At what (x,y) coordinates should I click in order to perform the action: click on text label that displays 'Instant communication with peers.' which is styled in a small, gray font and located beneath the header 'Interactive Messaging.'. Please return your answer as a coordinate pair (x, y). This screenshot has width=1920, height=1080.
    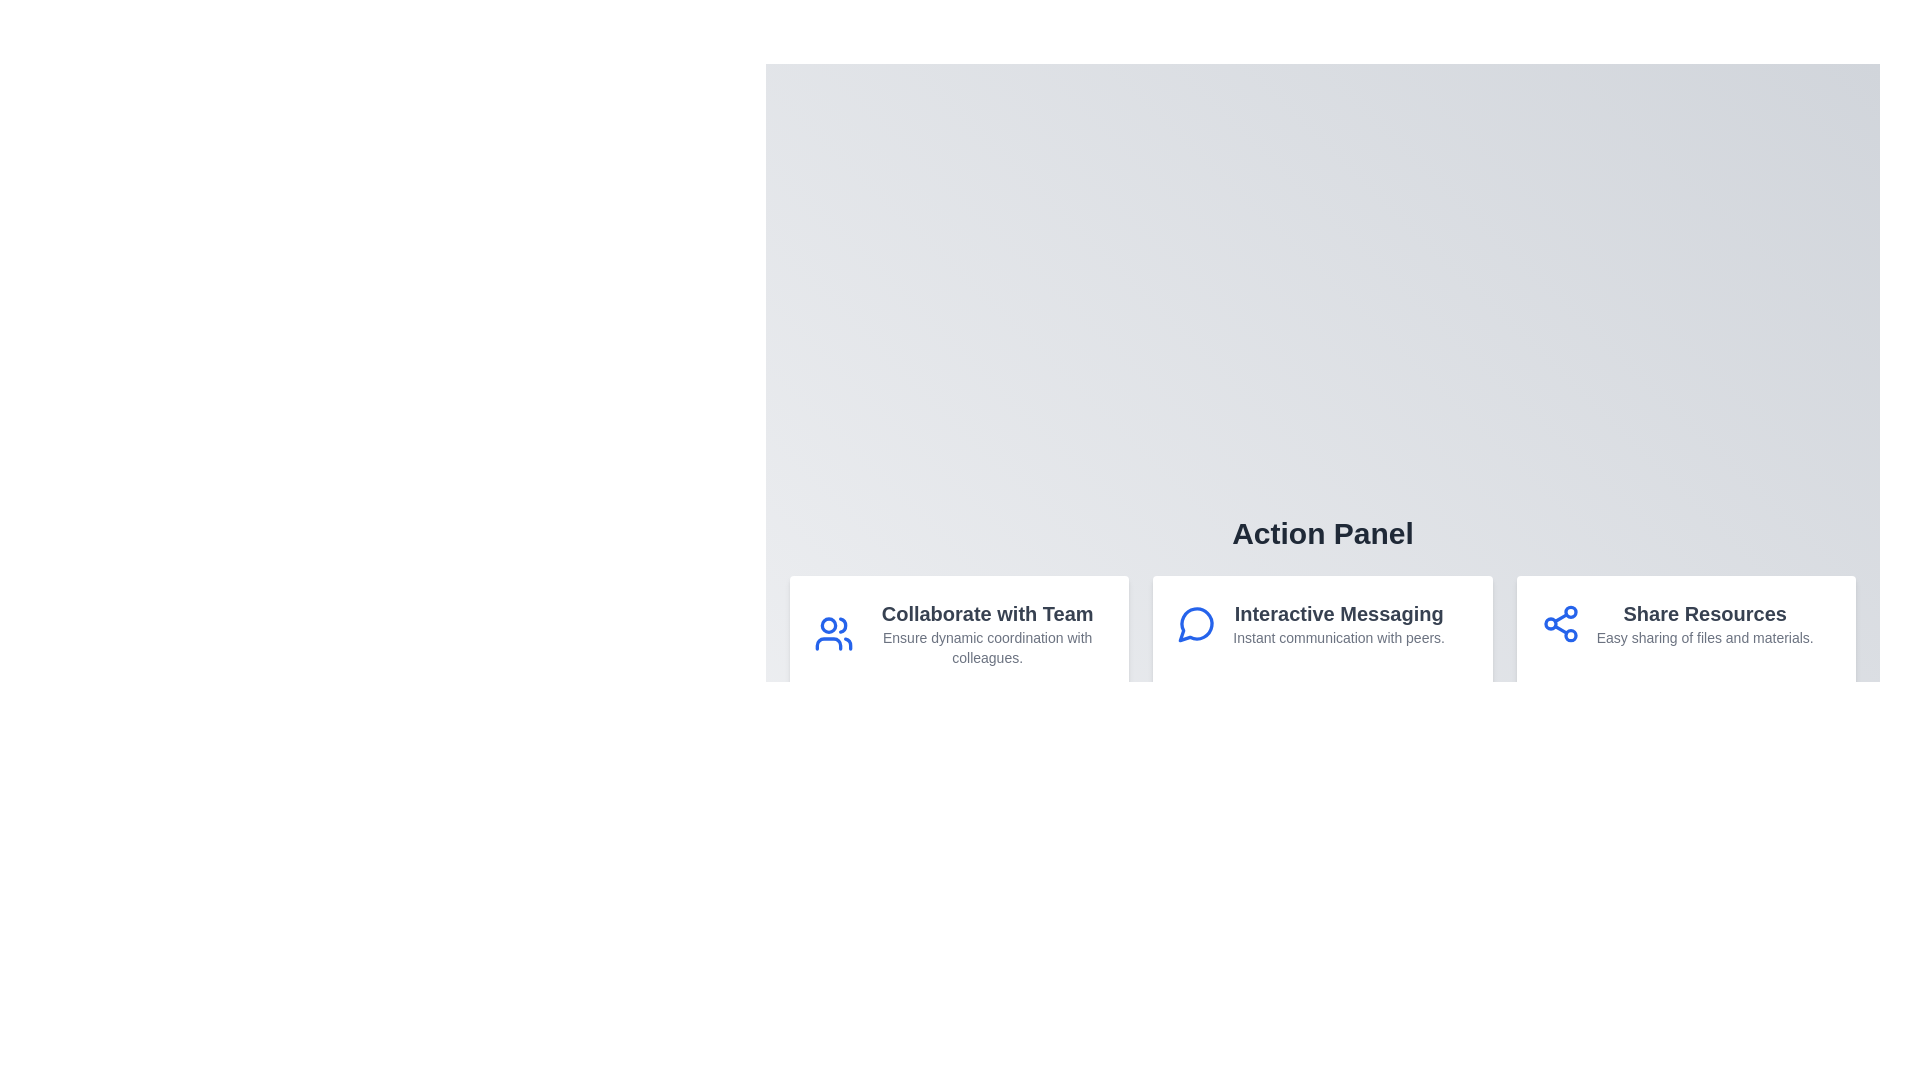
    Looking at the image, I should click on (1339, 637).